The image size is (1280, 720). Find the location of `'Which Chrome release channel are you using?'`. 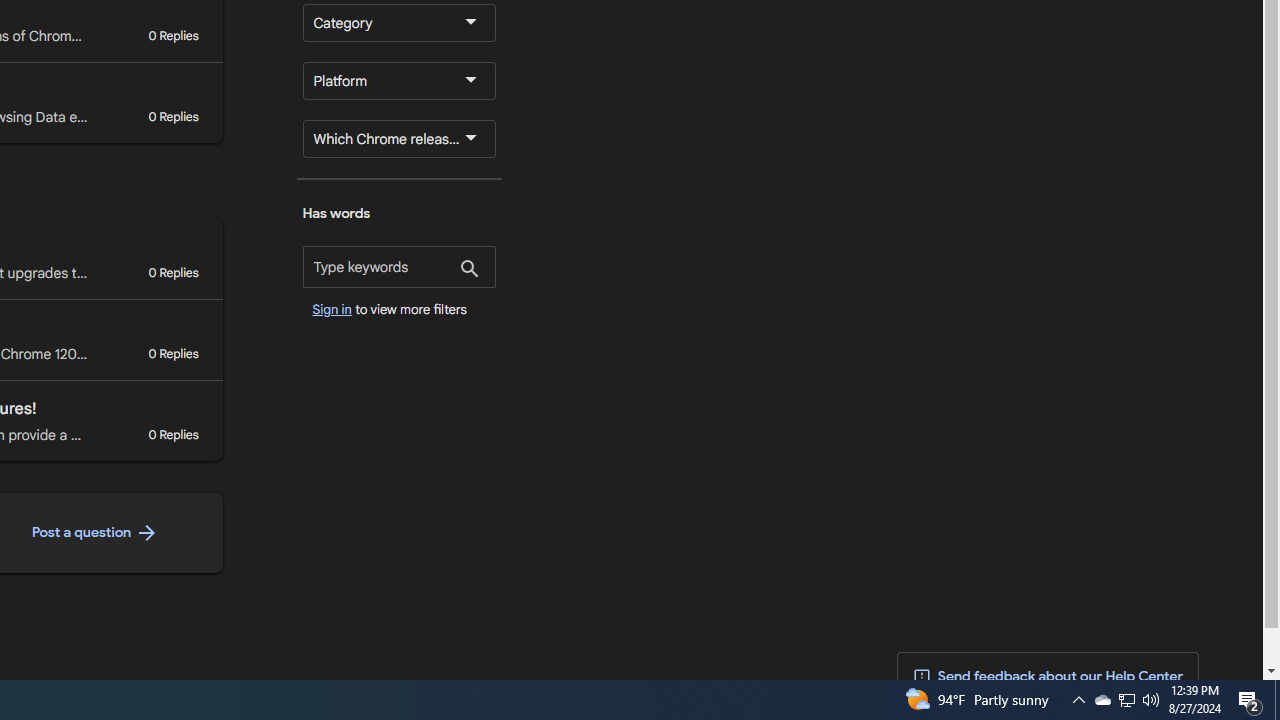

'Which Chrome release channel are you using?' is located at coordinates (399, 137).